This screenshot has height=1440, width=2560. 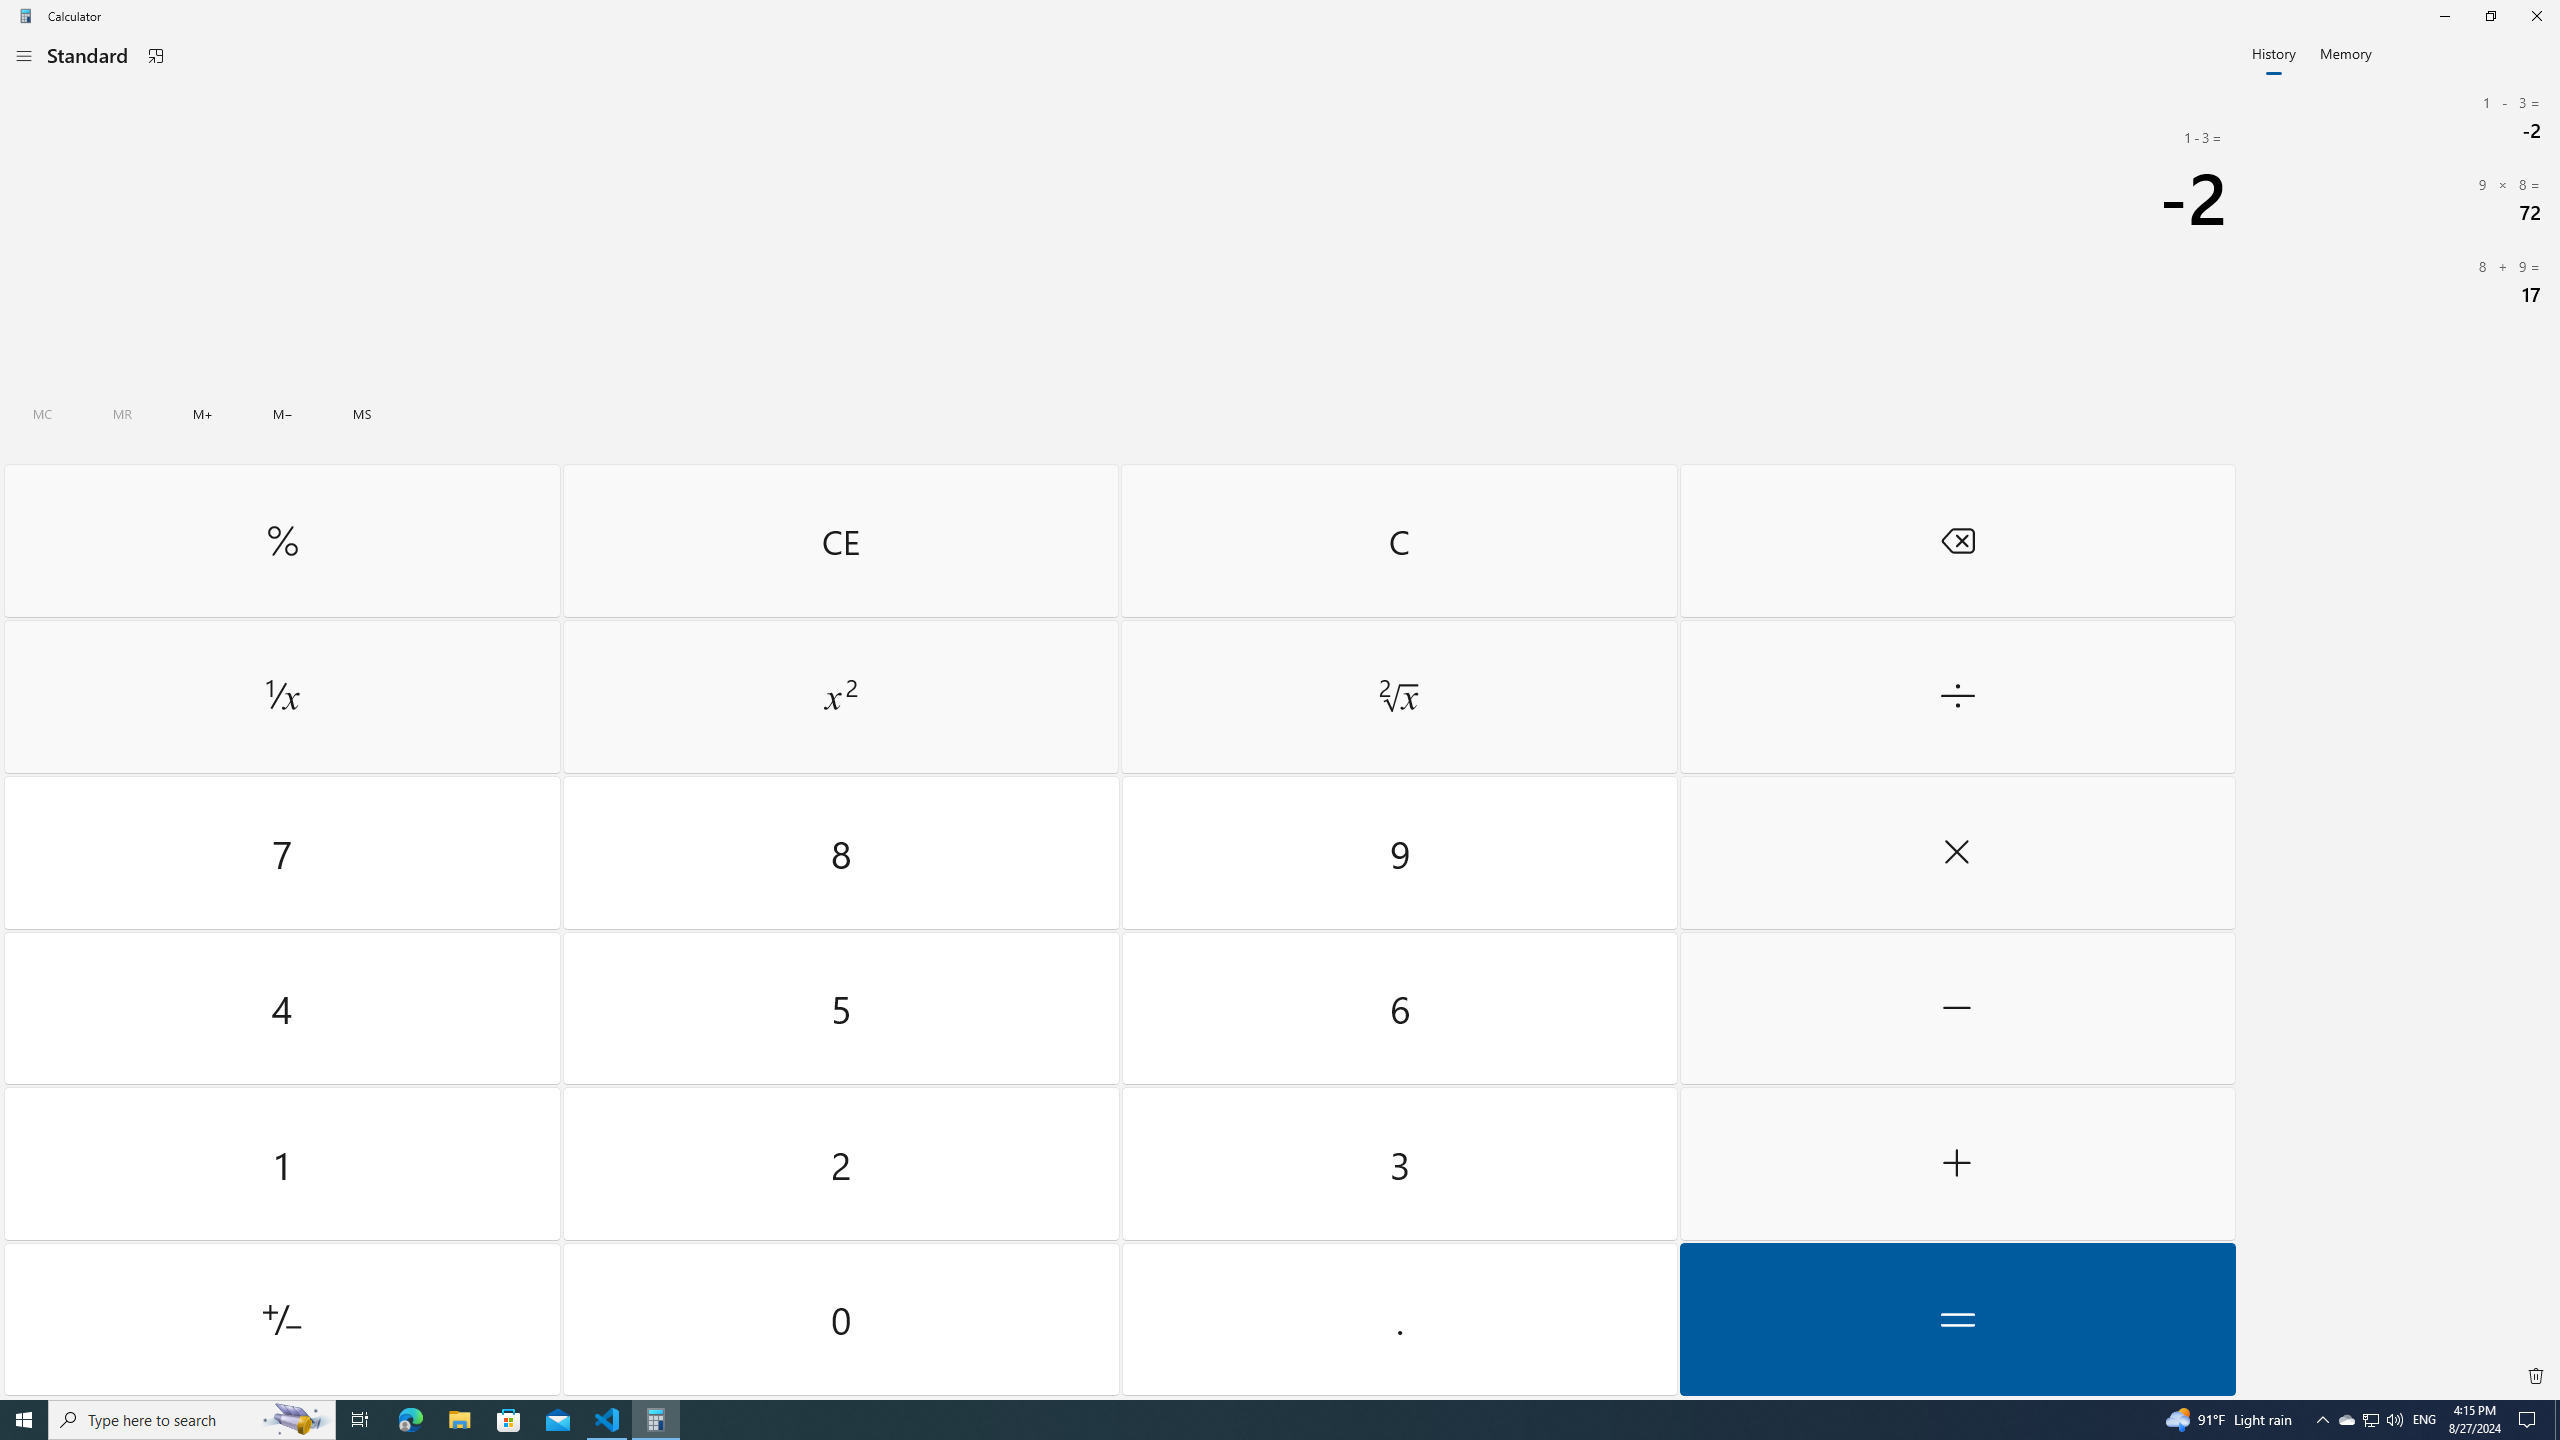 What do you see at coordinates (1956, 697) in the screenshot?
I see `'Divide by'` at bounding box center [1956, 697].